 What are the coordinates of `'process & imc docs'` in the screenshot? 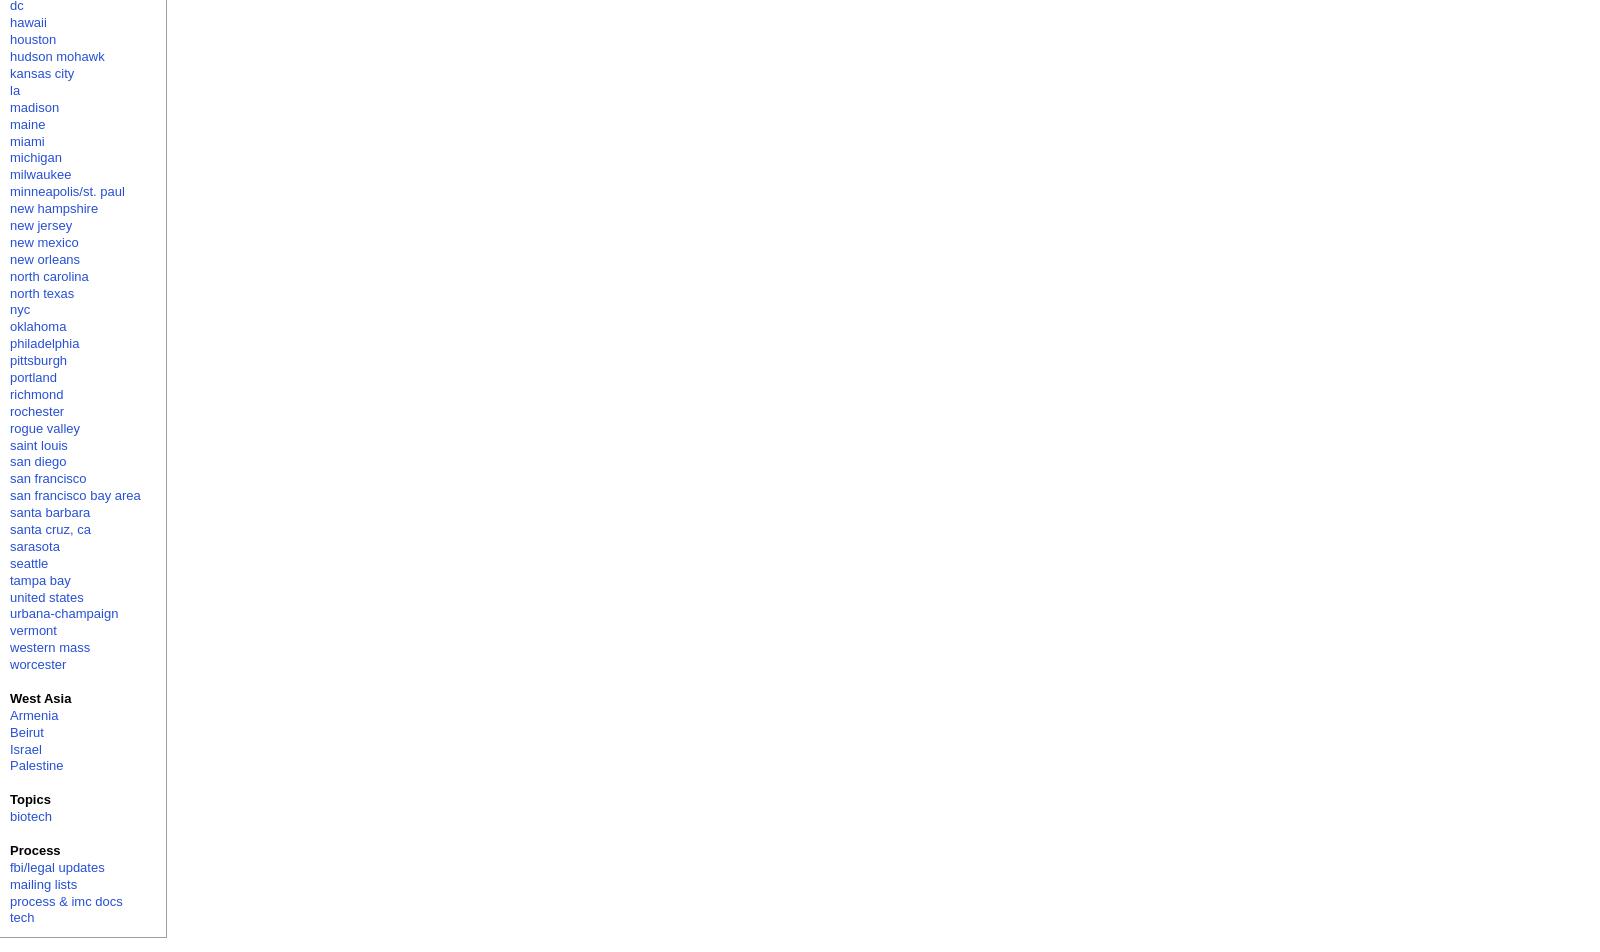 It's located at (65, 900).